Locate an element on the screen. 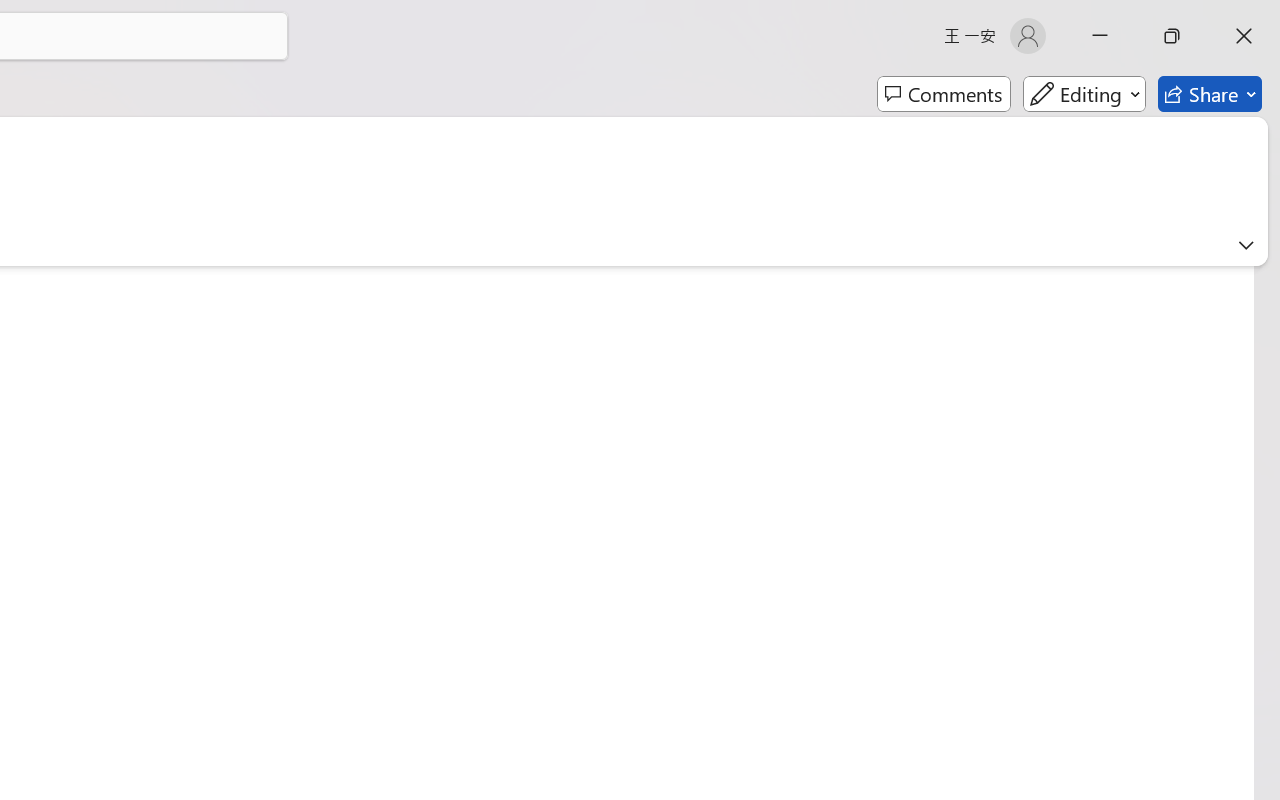 Image resolution: width=1280 pixels, height=800 pixels. 'Share' is located at coordinates (1209, 94).